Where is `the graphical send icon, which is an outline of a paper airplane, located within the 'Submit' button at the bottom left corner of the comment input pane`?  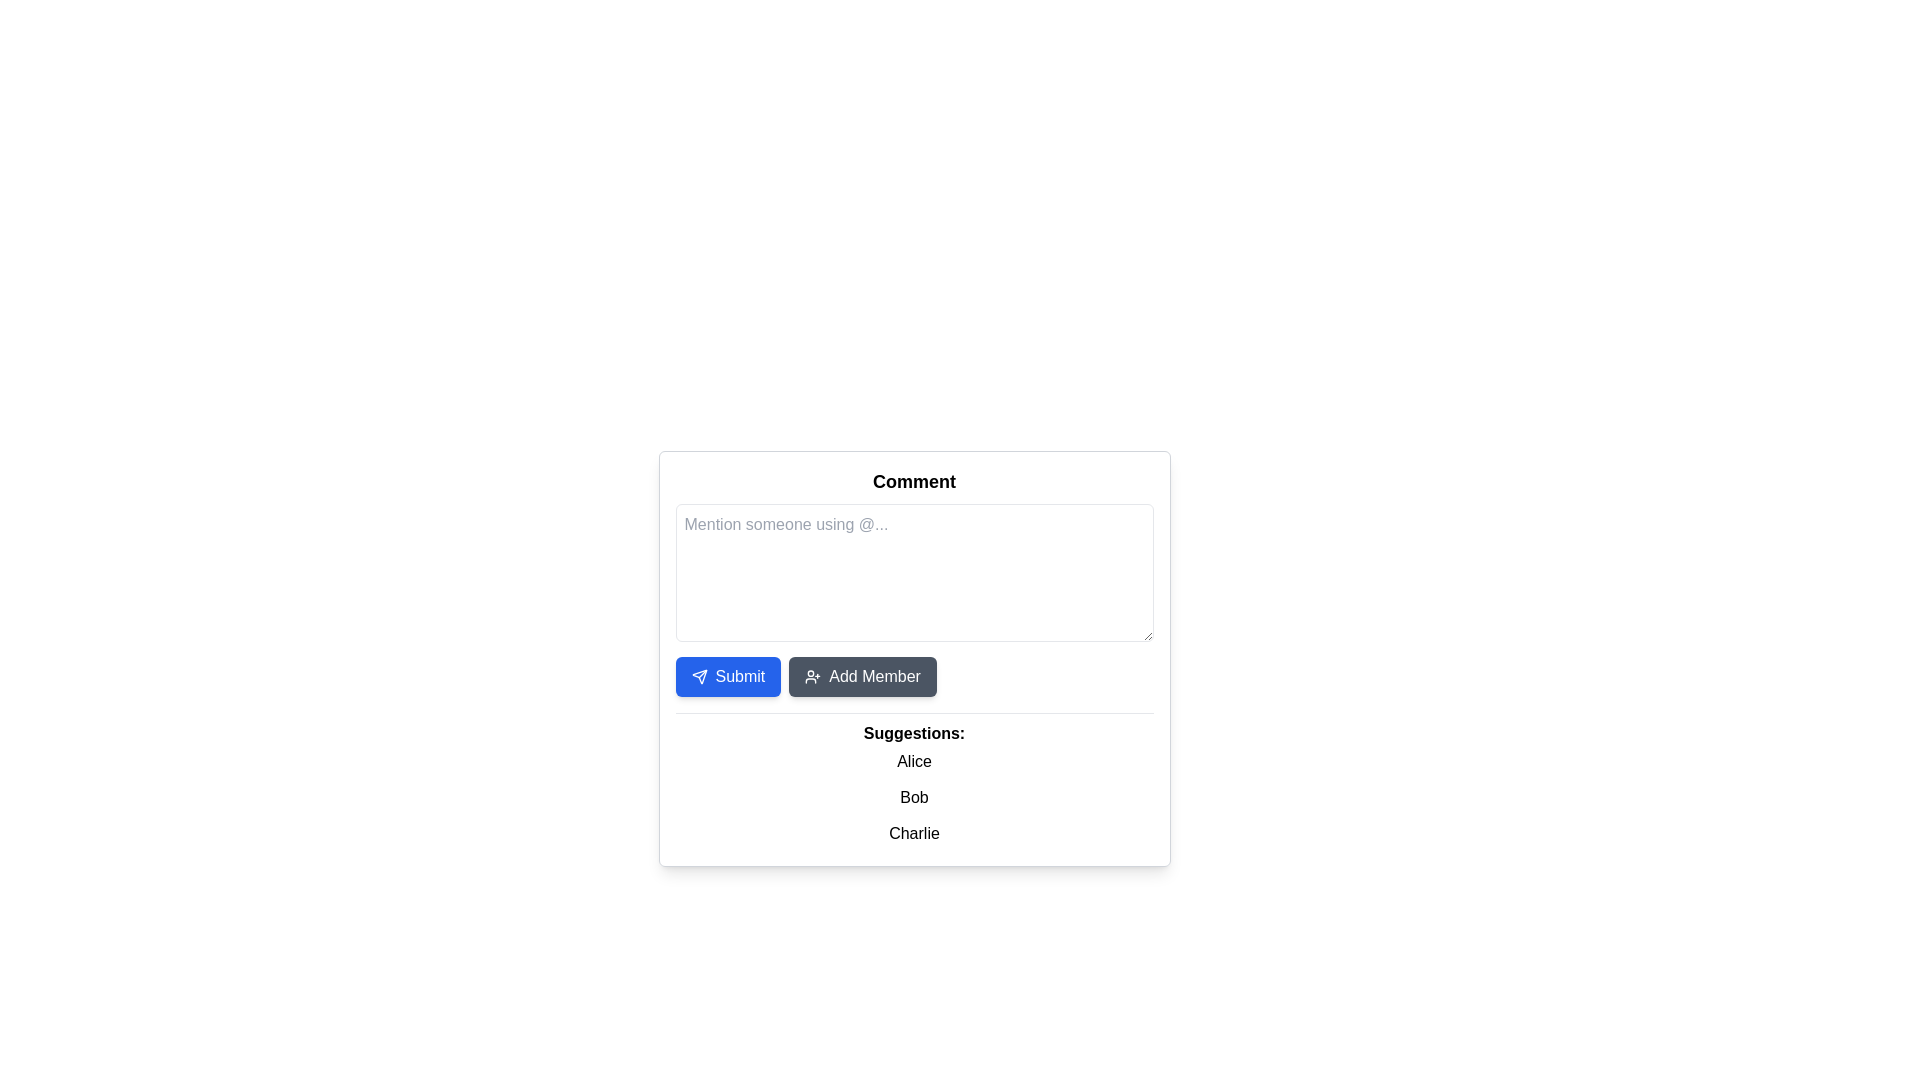 the graphical send icon, which is an outline of a paper airplane, located within the 'Submit' button at the bottom left corner of the comment input pane is located at coordinates (699, 676).